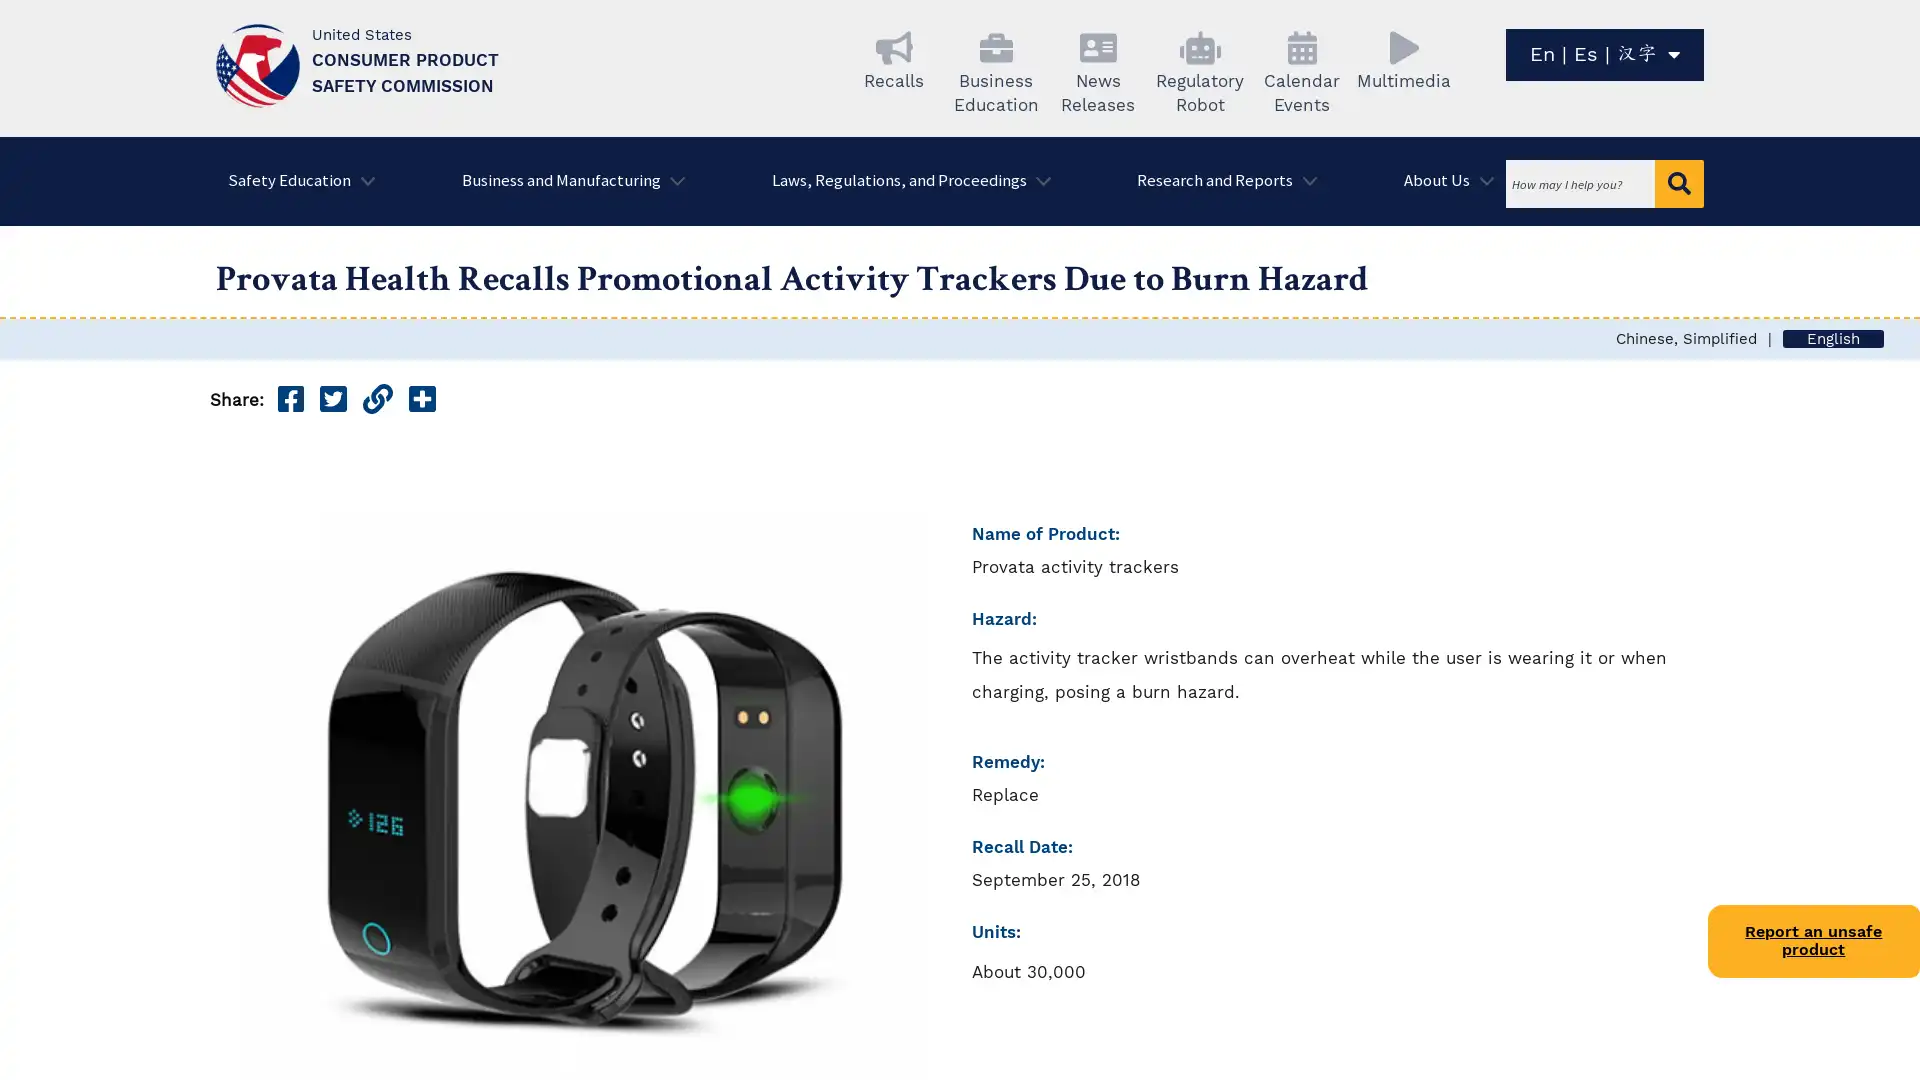  I want to click on About Us, so click(1443, 181).